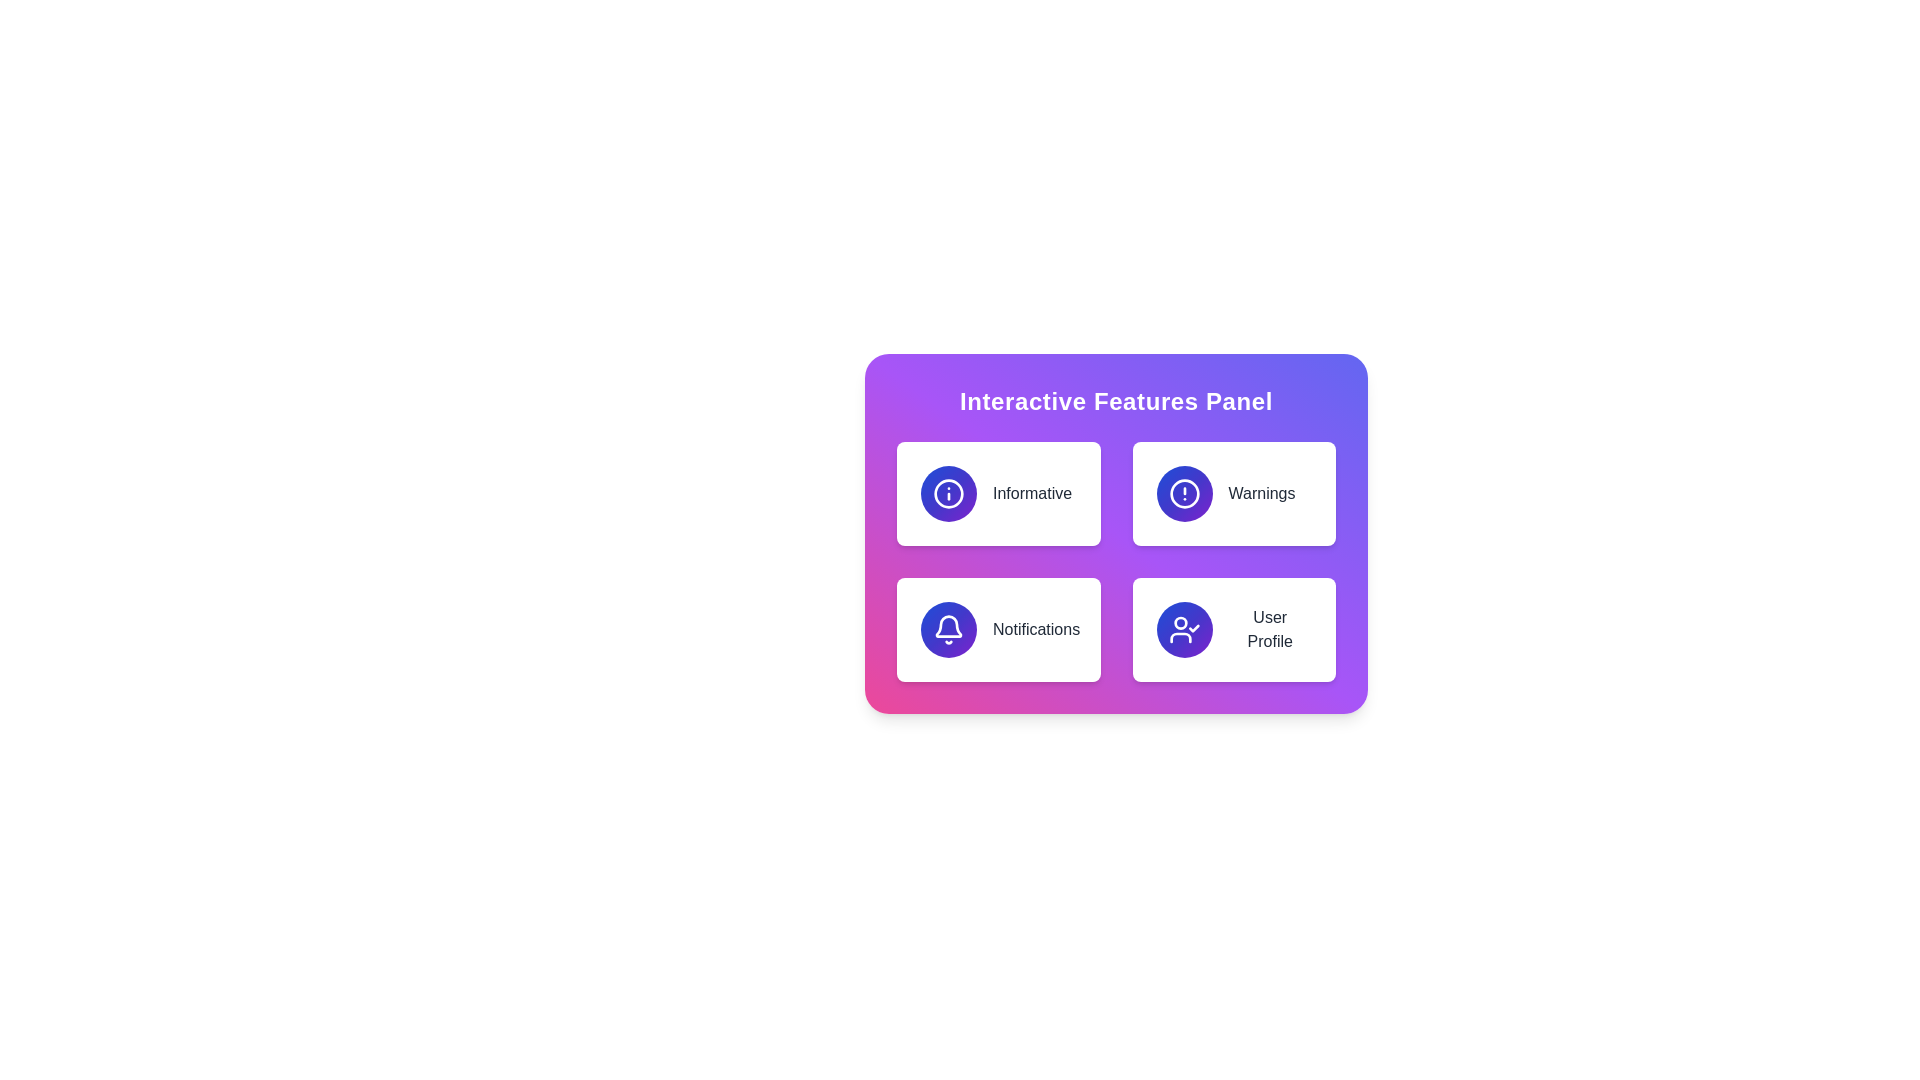  Describe the element at coordinates (1032, 493) in the screenshot. I see `the text label that displays 'Informative', which is styled with a medium font weight in grey color and located centrally below an icon within a card in the top-left quadrant of a four-card grid` at that location.